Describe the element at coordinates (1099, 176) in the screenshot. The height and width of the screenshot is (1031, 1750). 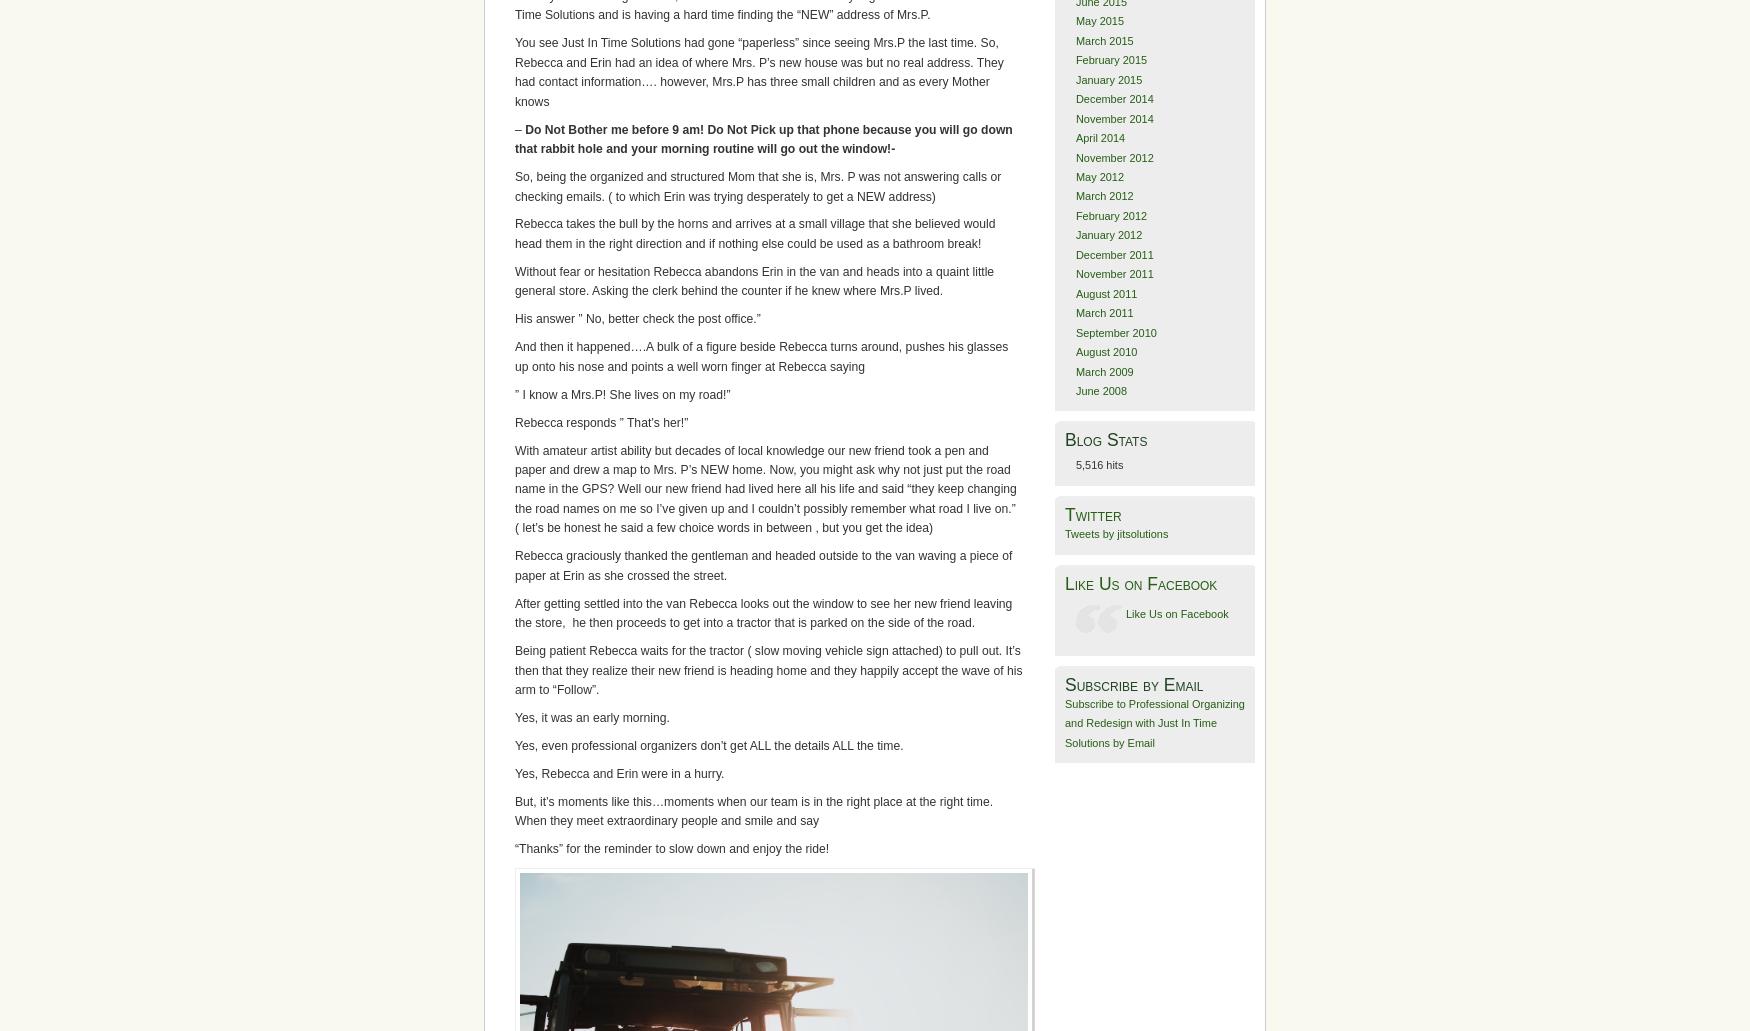
I see `'May 2012'` at that location.